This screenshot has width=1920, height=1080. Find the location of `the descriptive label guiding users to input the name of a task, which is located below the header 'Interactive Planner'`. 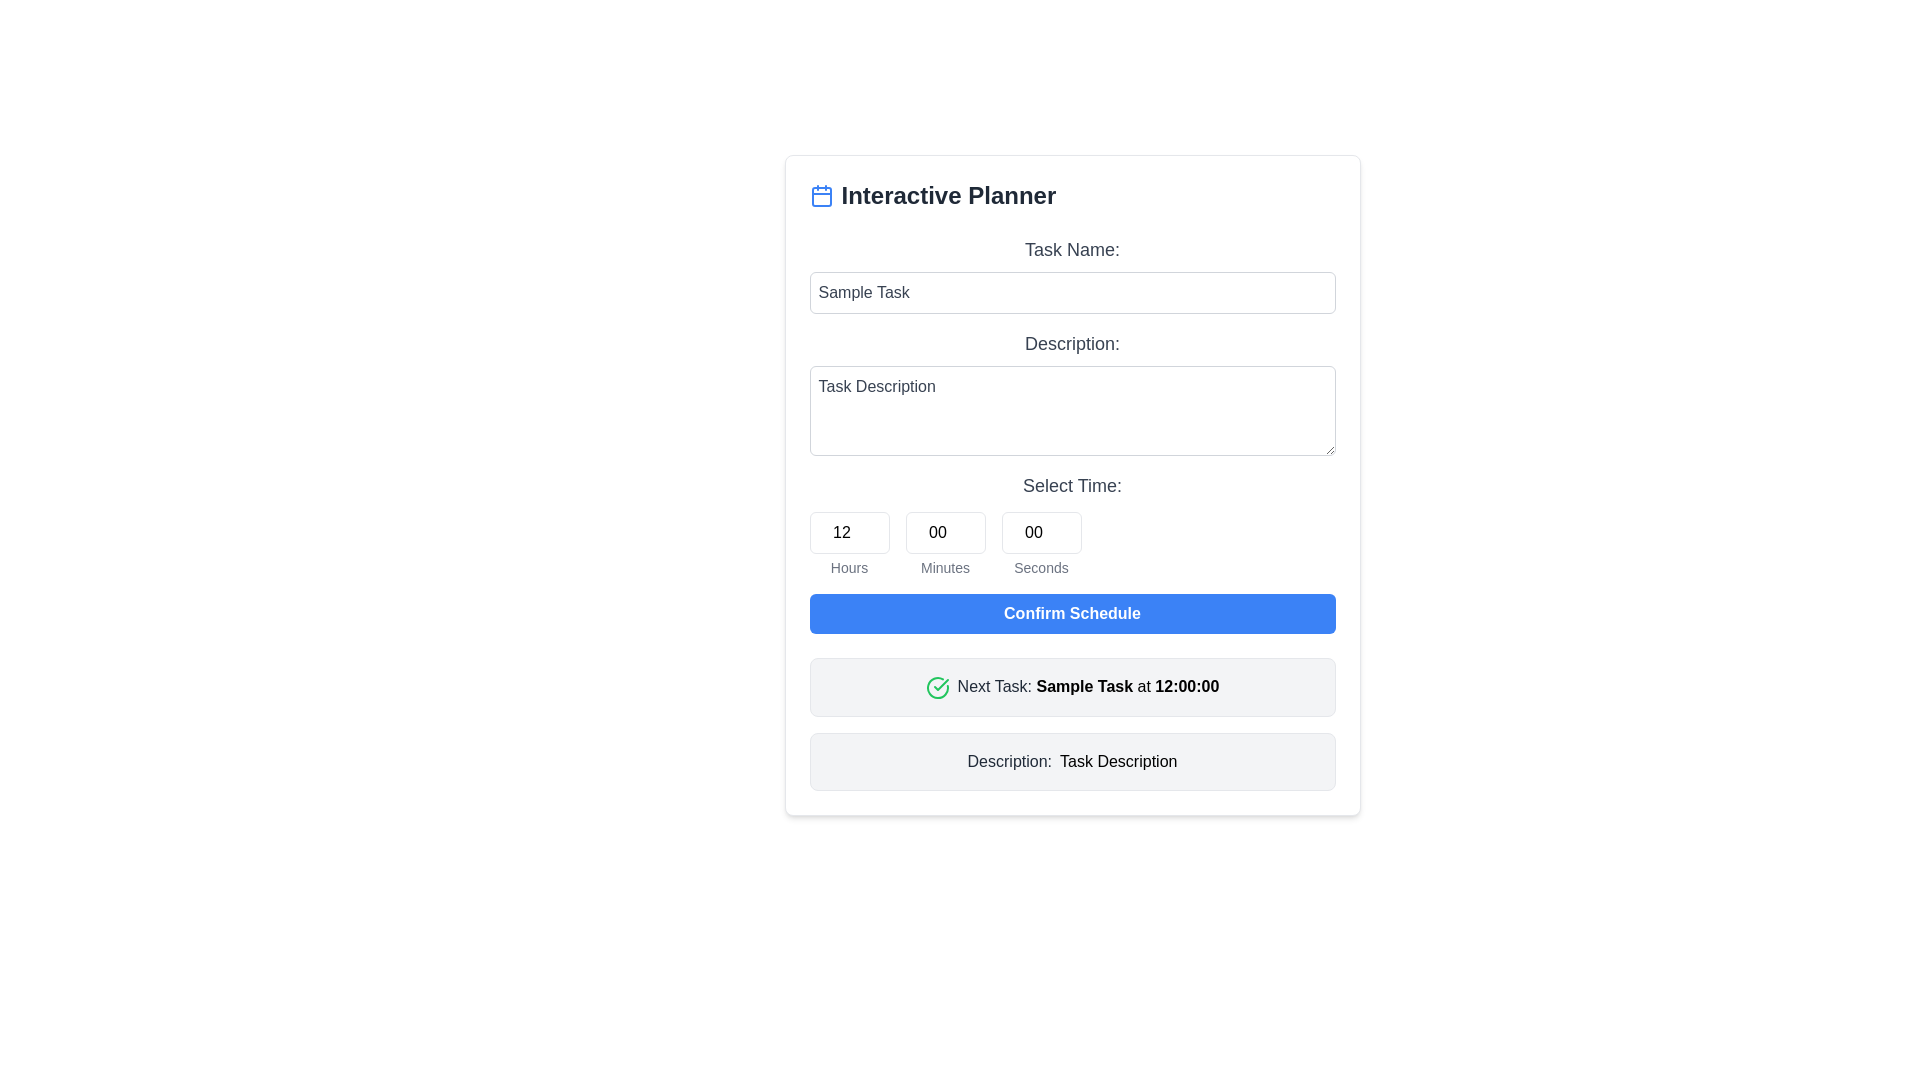

the descriptive label guiding users to input the name of a task, which is located below the header 'Interactive Planner' is located at coordinates (1071, 249).